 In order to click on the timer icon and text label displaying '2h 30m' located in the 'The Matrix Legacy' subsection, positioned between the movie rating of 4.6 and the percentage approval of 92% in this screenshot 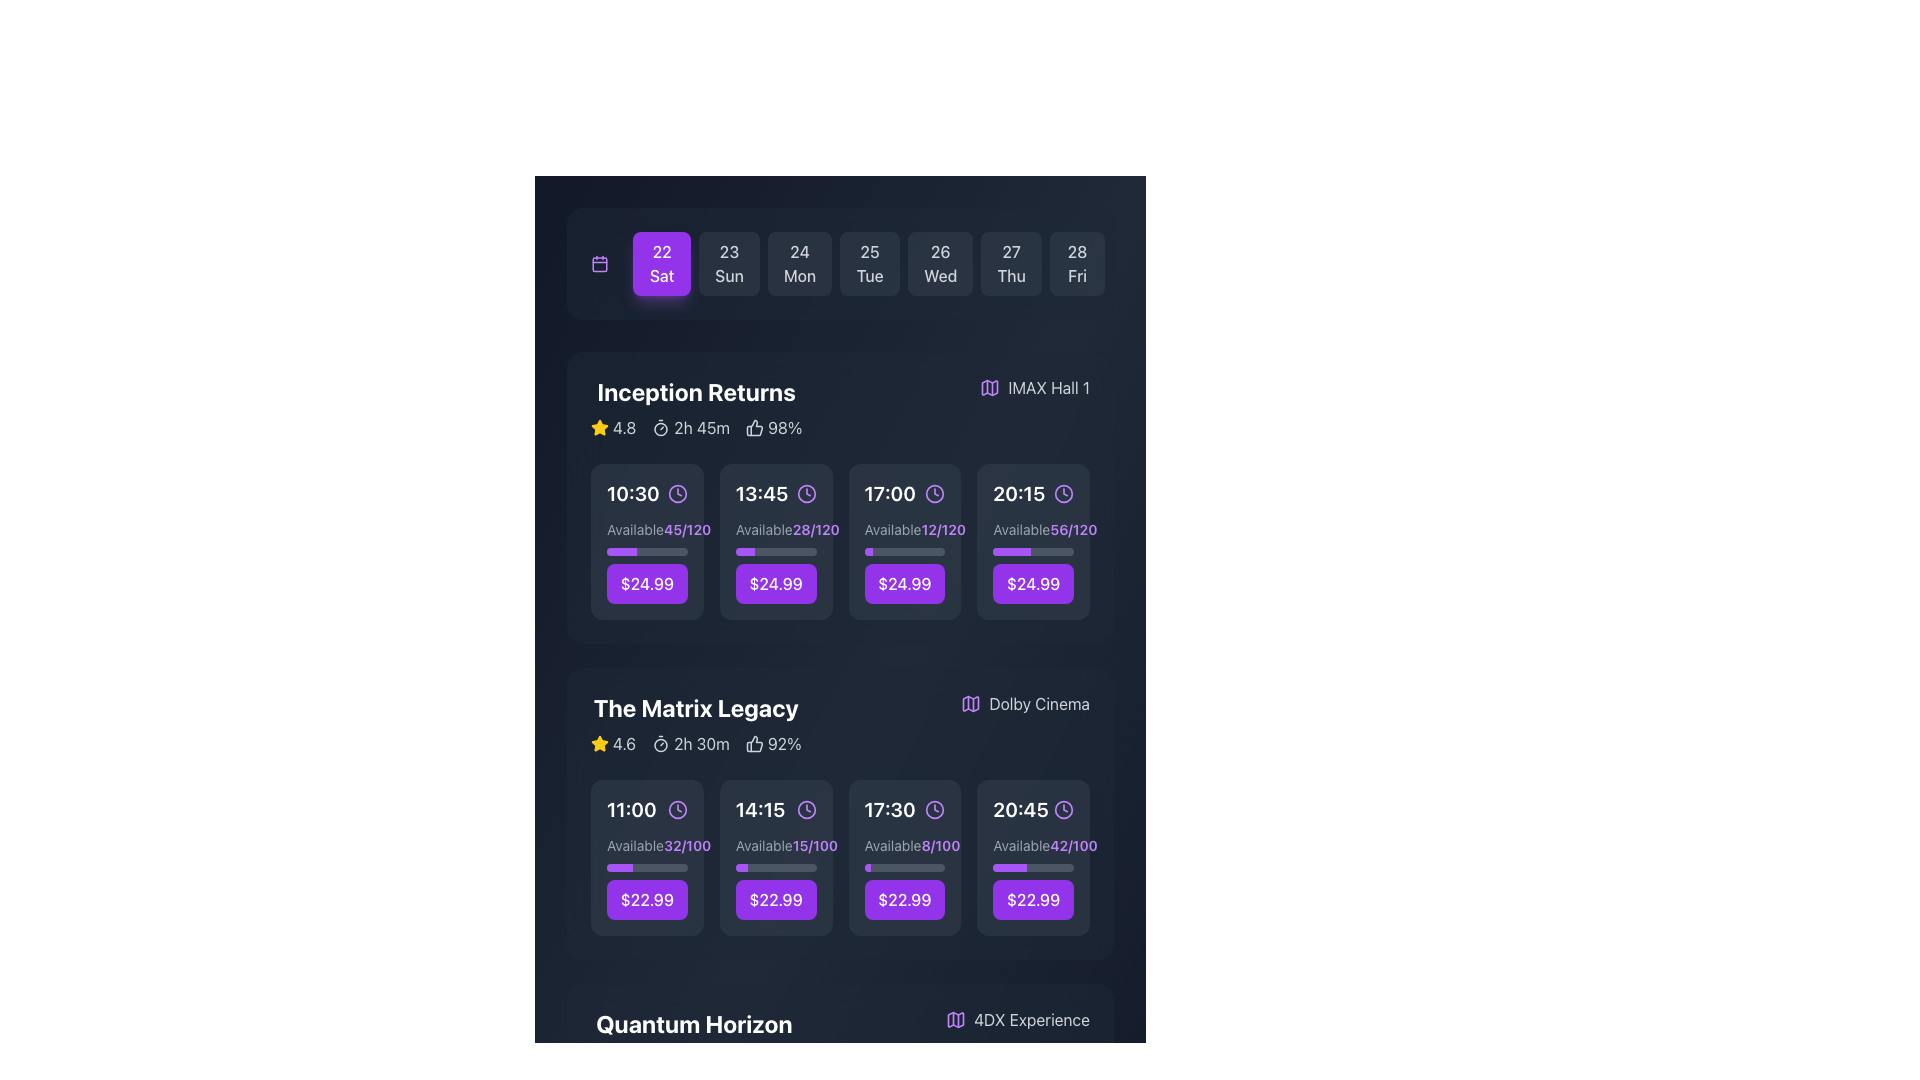, I will do `click(691, 744)`.